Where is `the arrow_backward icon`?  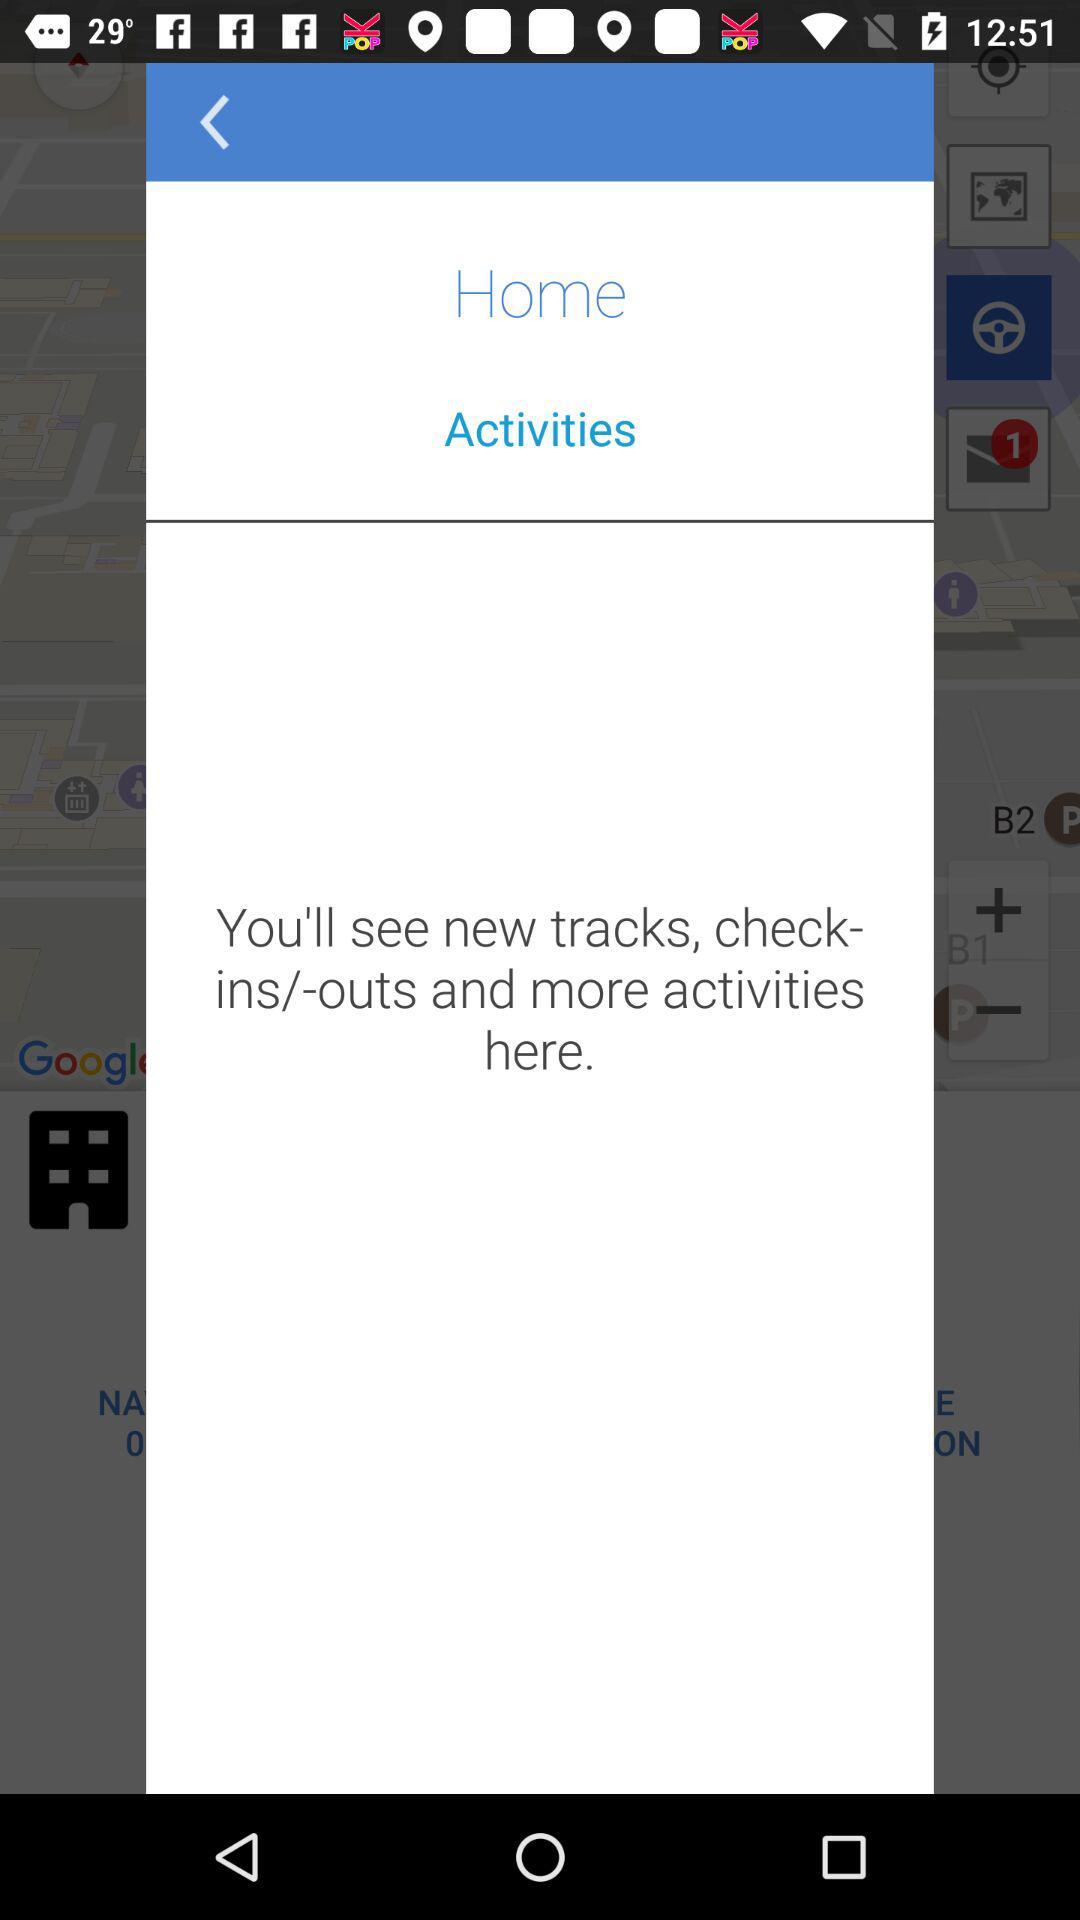
the arrow_backward icon is located at coordinates (214, 121).